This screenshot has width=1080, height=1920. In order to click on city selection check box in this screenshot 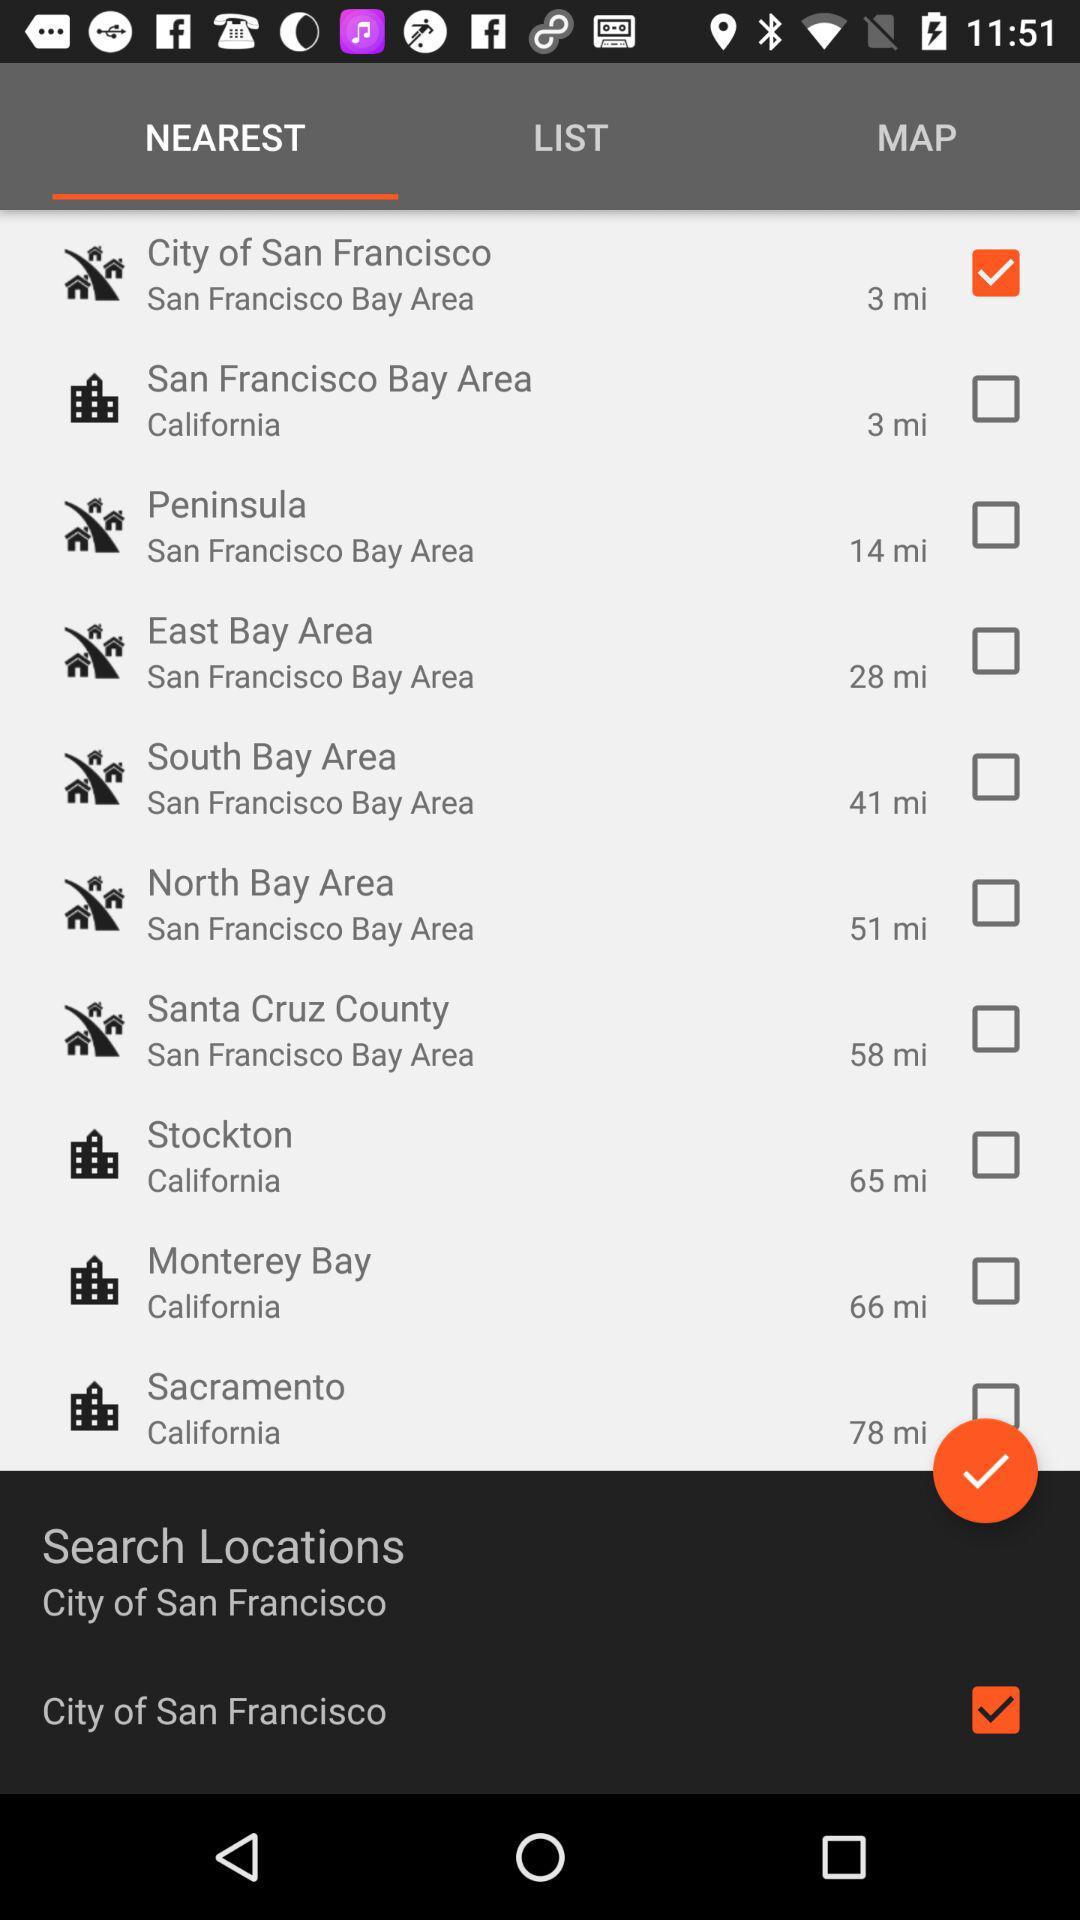, I will do `click(995, 1155)`.